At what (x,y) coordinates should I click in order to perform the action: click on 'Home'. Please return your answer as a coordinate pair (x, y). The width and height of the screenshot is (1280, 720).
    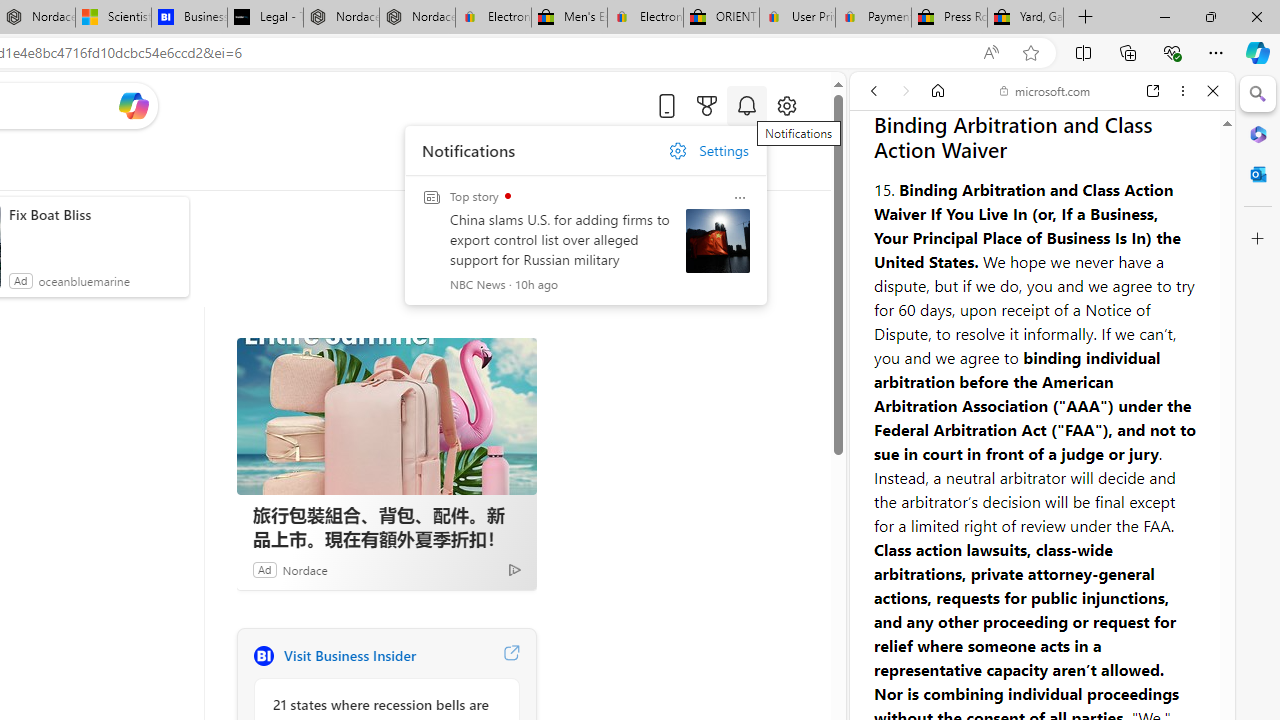
    Looking at the image, I should click on (937, 91).